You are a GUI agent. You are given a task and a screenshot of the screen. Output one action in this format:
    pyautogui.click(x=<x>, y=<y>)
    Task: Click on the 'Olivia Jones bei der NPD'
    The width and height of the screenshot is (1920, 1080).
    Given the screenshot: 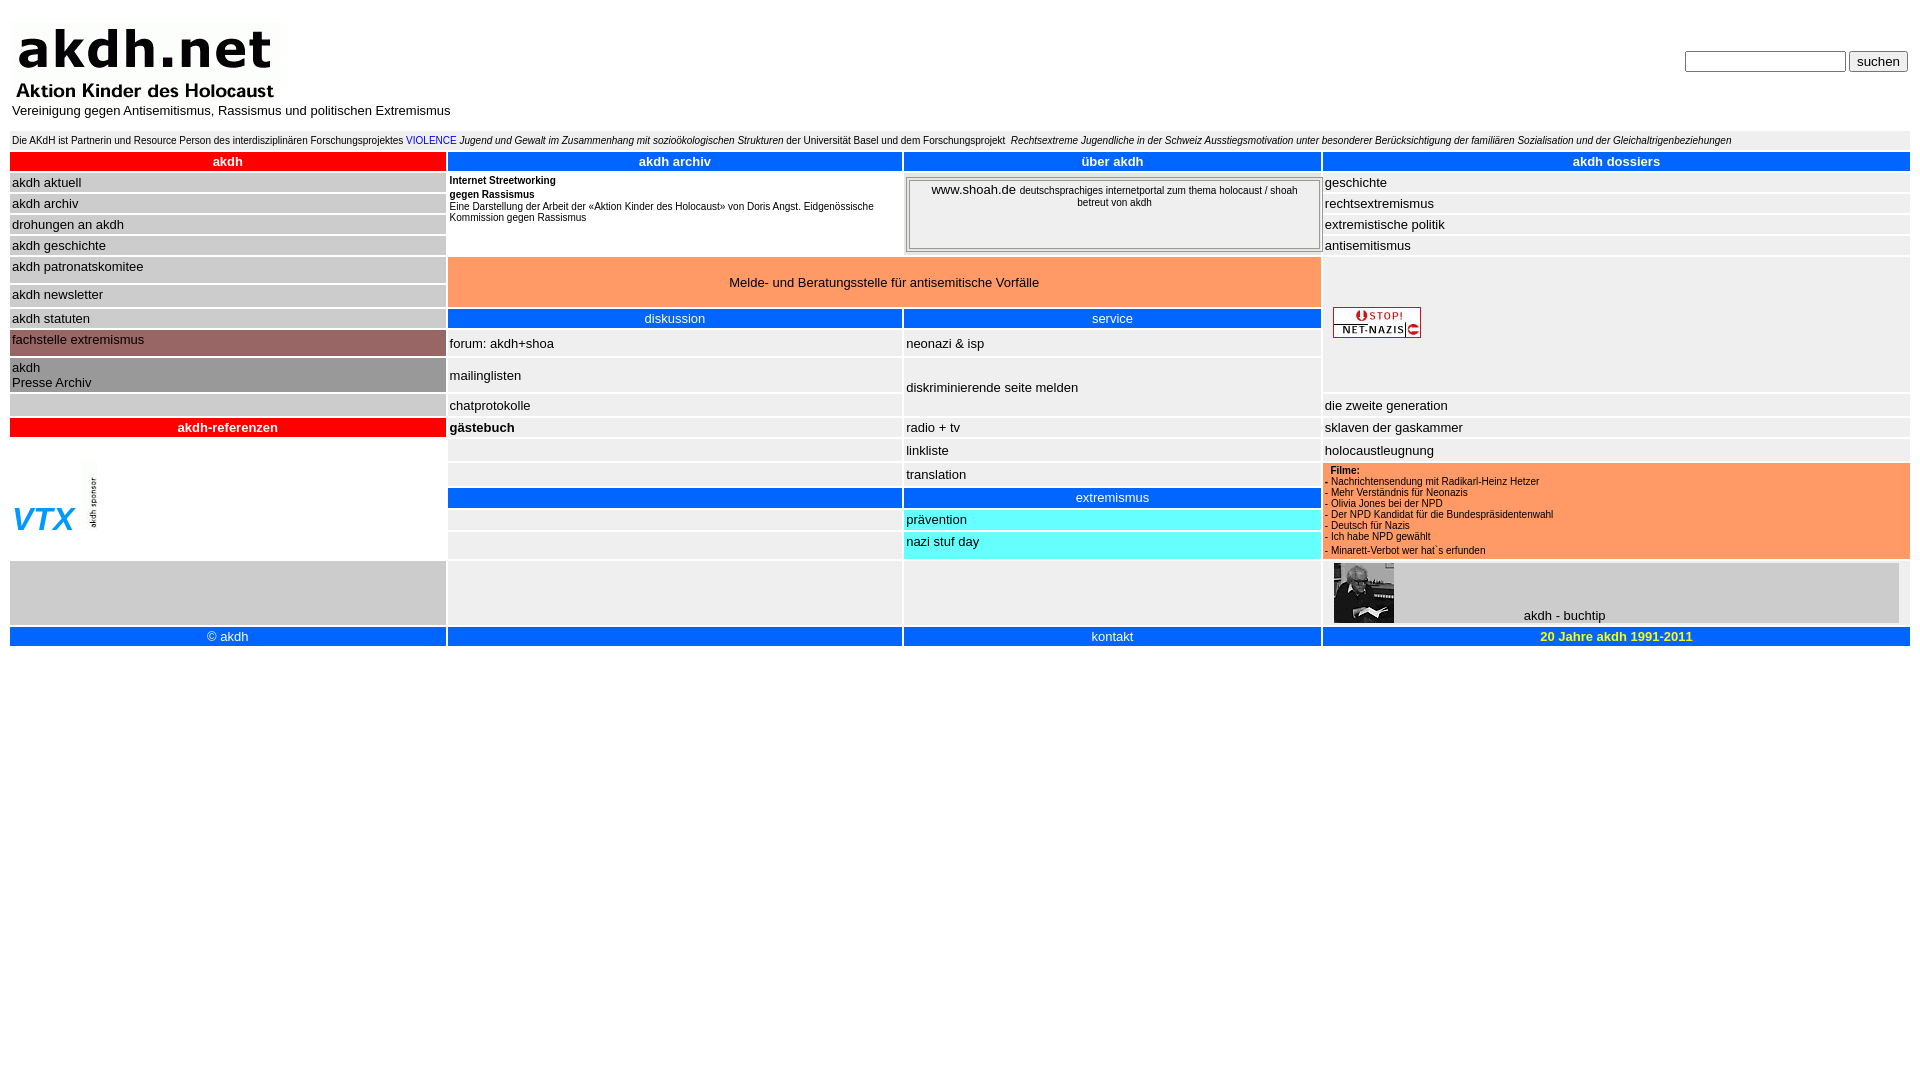 What is the action you would take?
    pyautogui.click(x=1386, y=502)
    